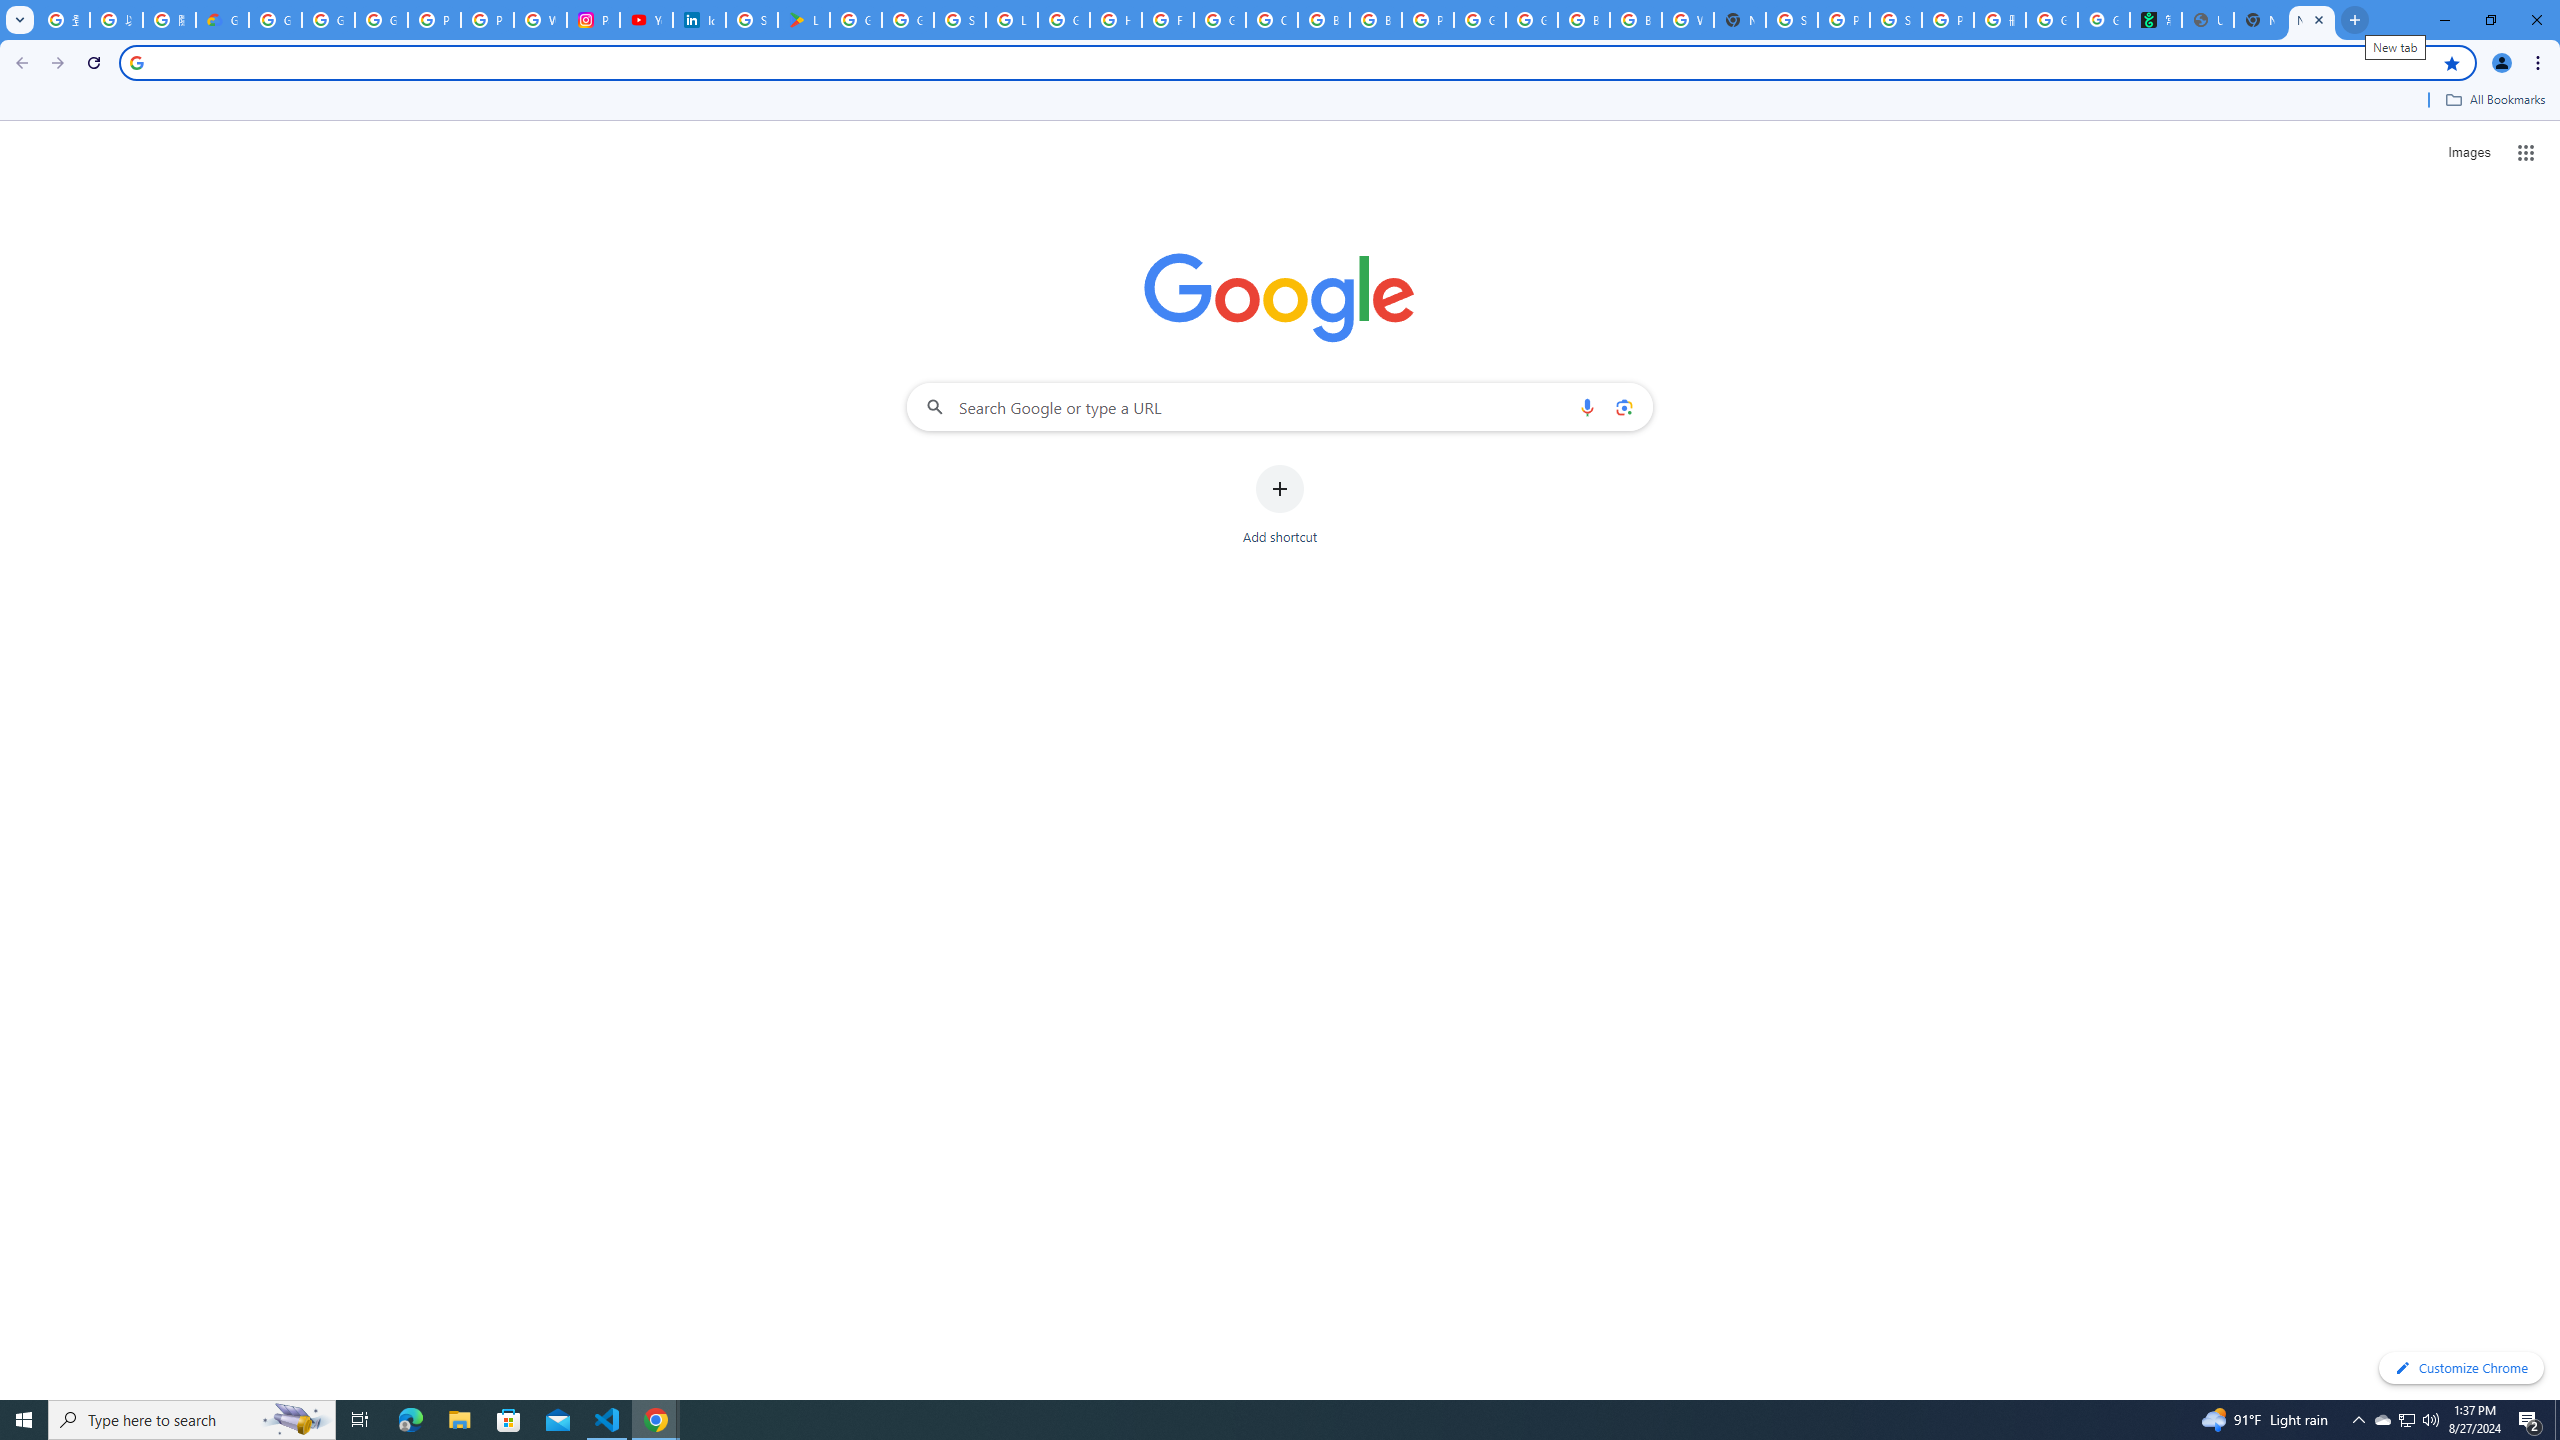 The width and height of the screenshot is (2560, 1440). What do you see at coordinates (1582, 19) in the screenshot?
I see `'Browse Chrome as a guest - Computer - Google Chrome Help'` at bounding box center [1582, 19].